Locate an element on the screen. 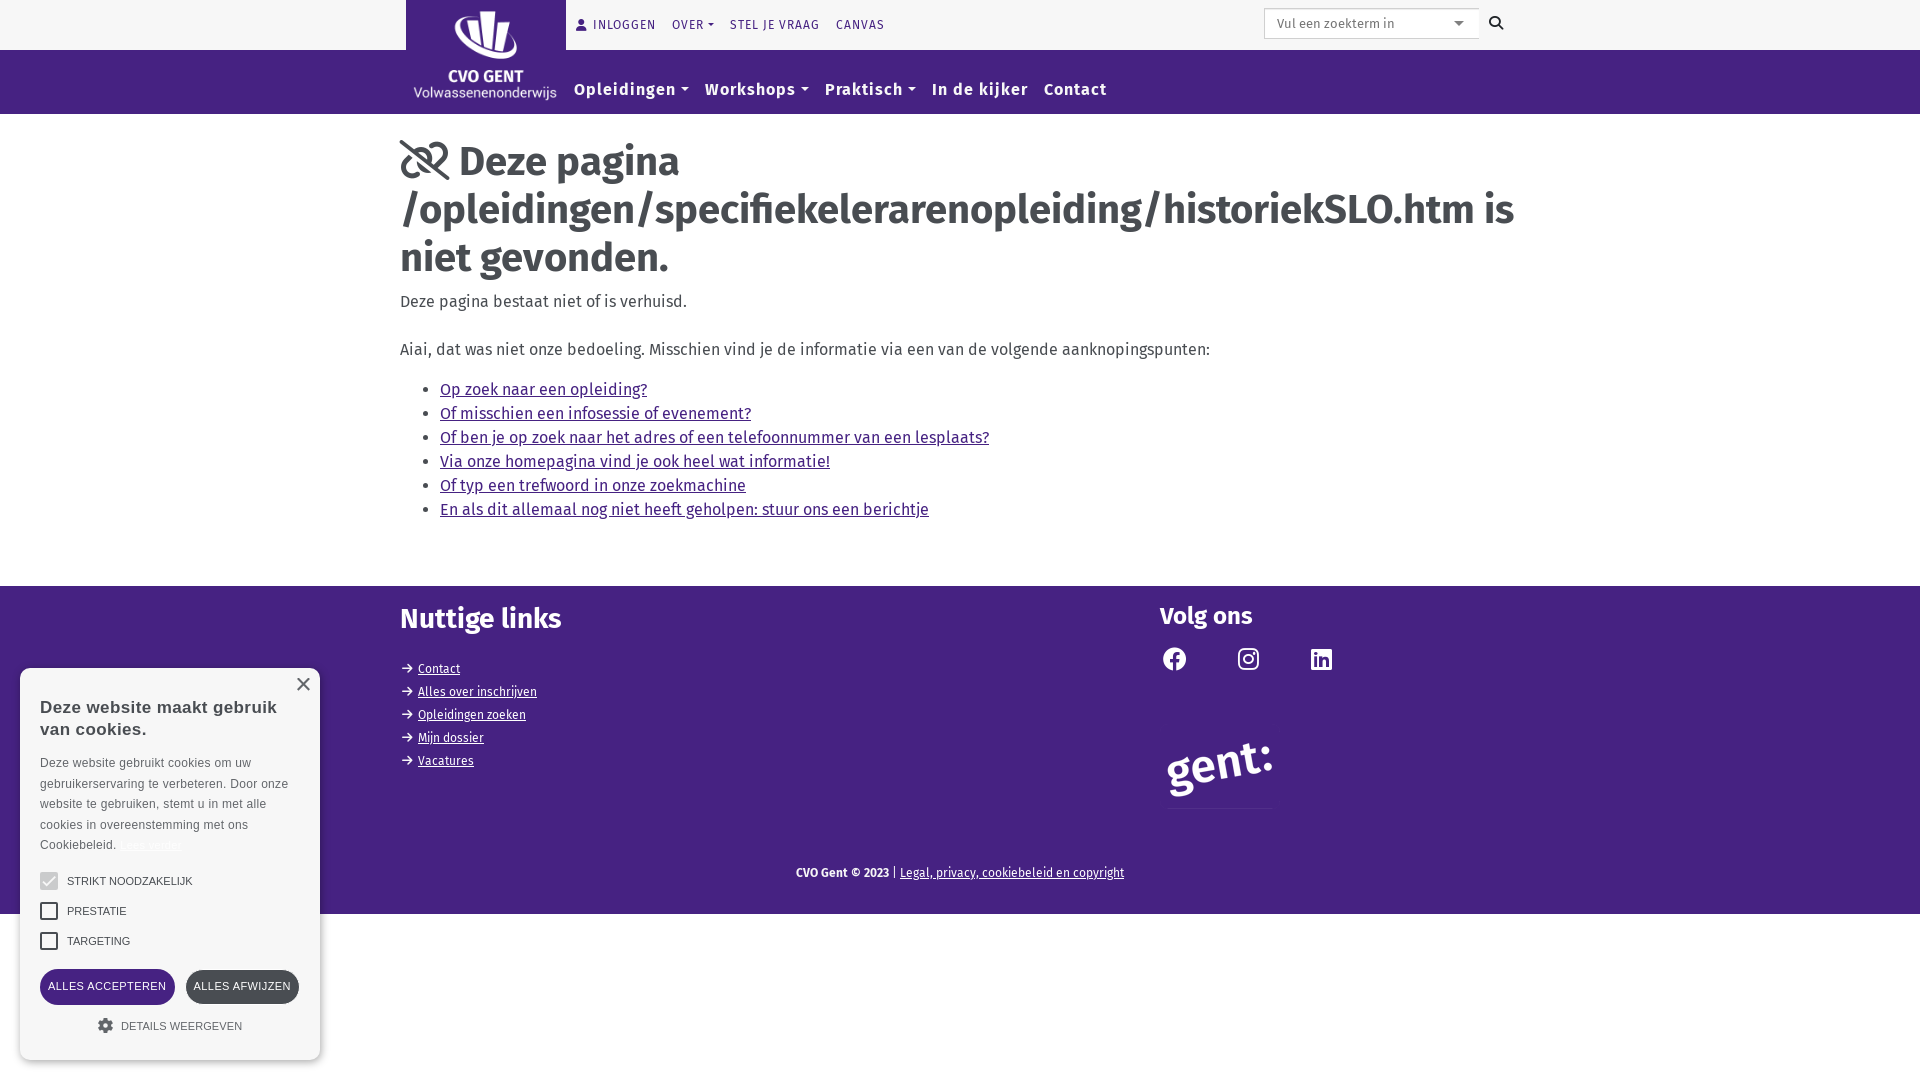 This screenshot has height=1080, width=1920. 'STEL JE VRAAG' is located at coordinates (773, 24).